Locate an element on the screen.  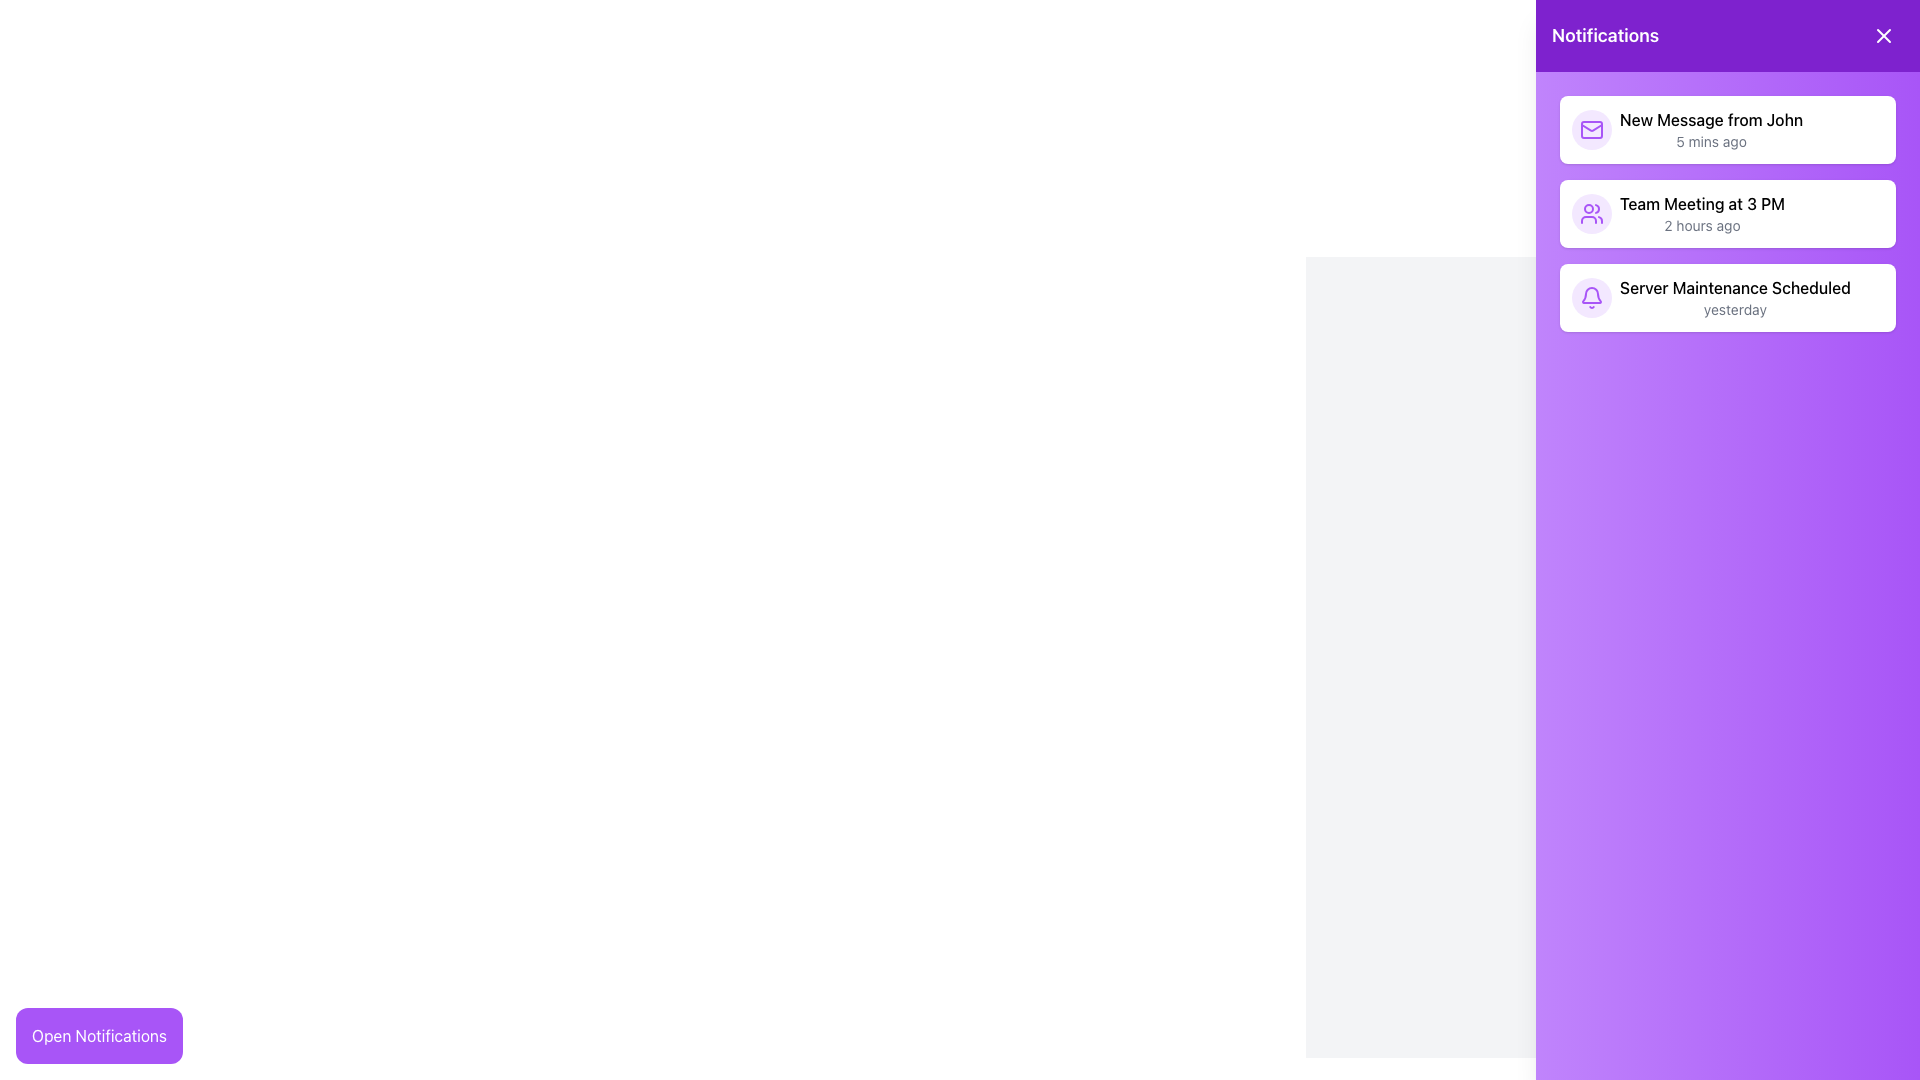
the team event notification icon located to the left of the text 'Team Meeting at 3 PM' in the Notifications sidebar is located at coordinates (1591, 213).